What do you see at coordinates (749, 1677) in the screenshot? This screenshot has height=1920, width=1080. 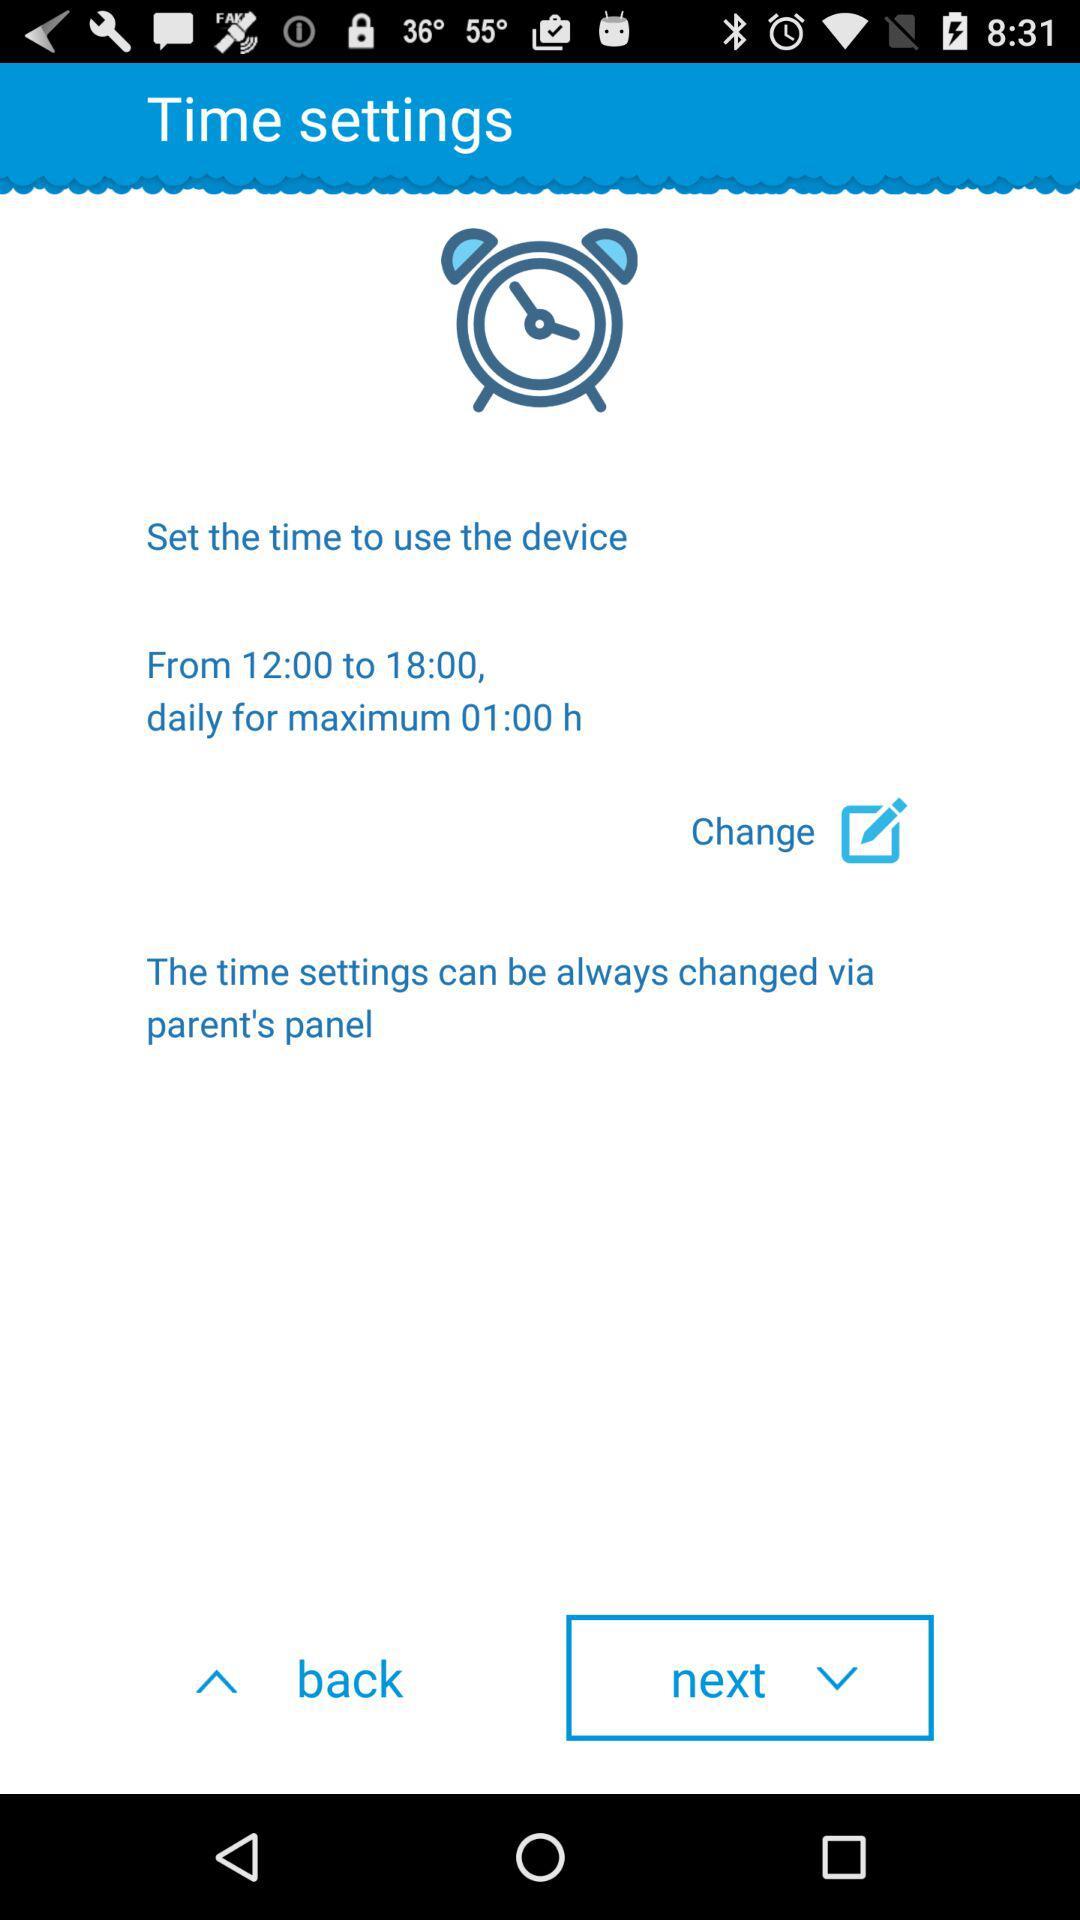 I see `button at the bottom right corner` at bounding box center [749, 1677].